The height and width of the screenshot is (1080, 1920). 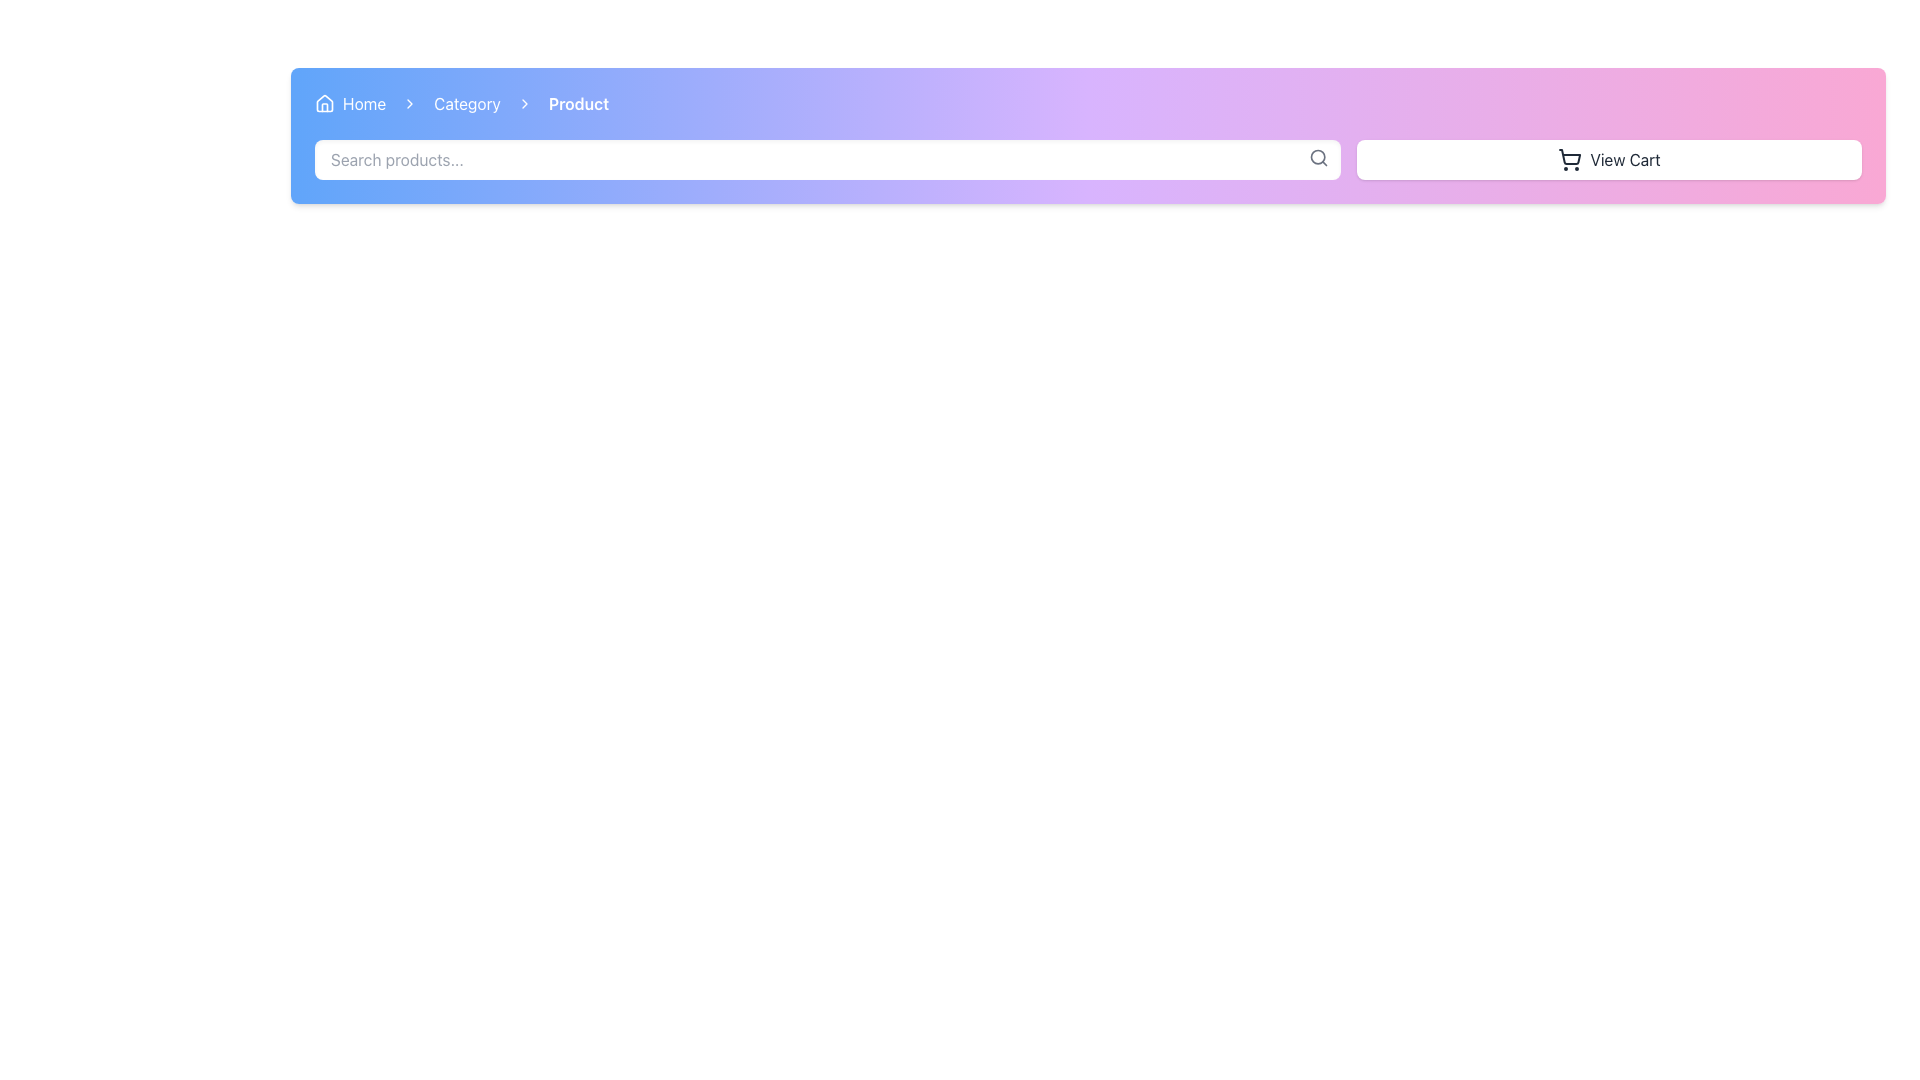 I want to click on the shopping cart icon within the 'View Cart' button, which is located at the top-right corner of the interface, so click(x=1569, y=158).